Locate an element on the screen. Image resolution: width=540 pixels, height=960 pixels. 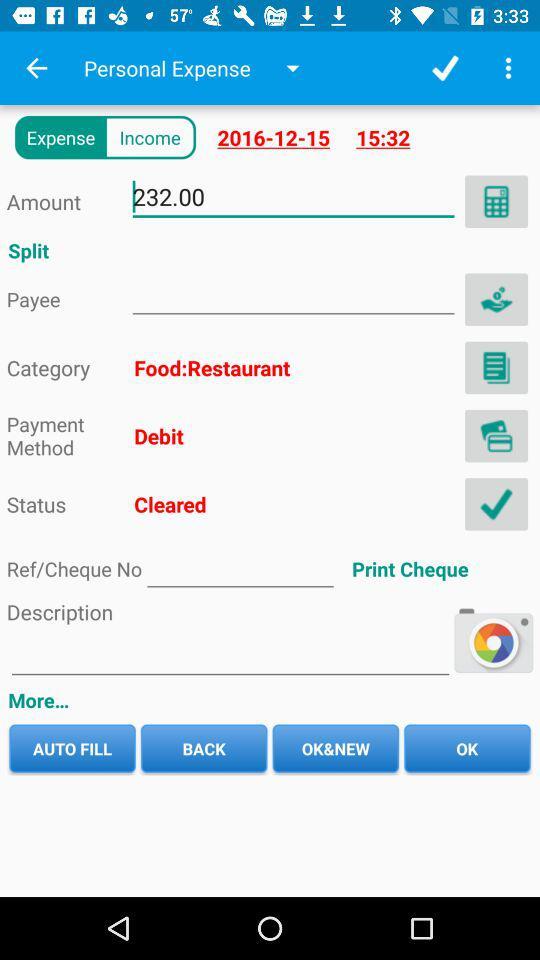
address is located at coordinates (495, 366).